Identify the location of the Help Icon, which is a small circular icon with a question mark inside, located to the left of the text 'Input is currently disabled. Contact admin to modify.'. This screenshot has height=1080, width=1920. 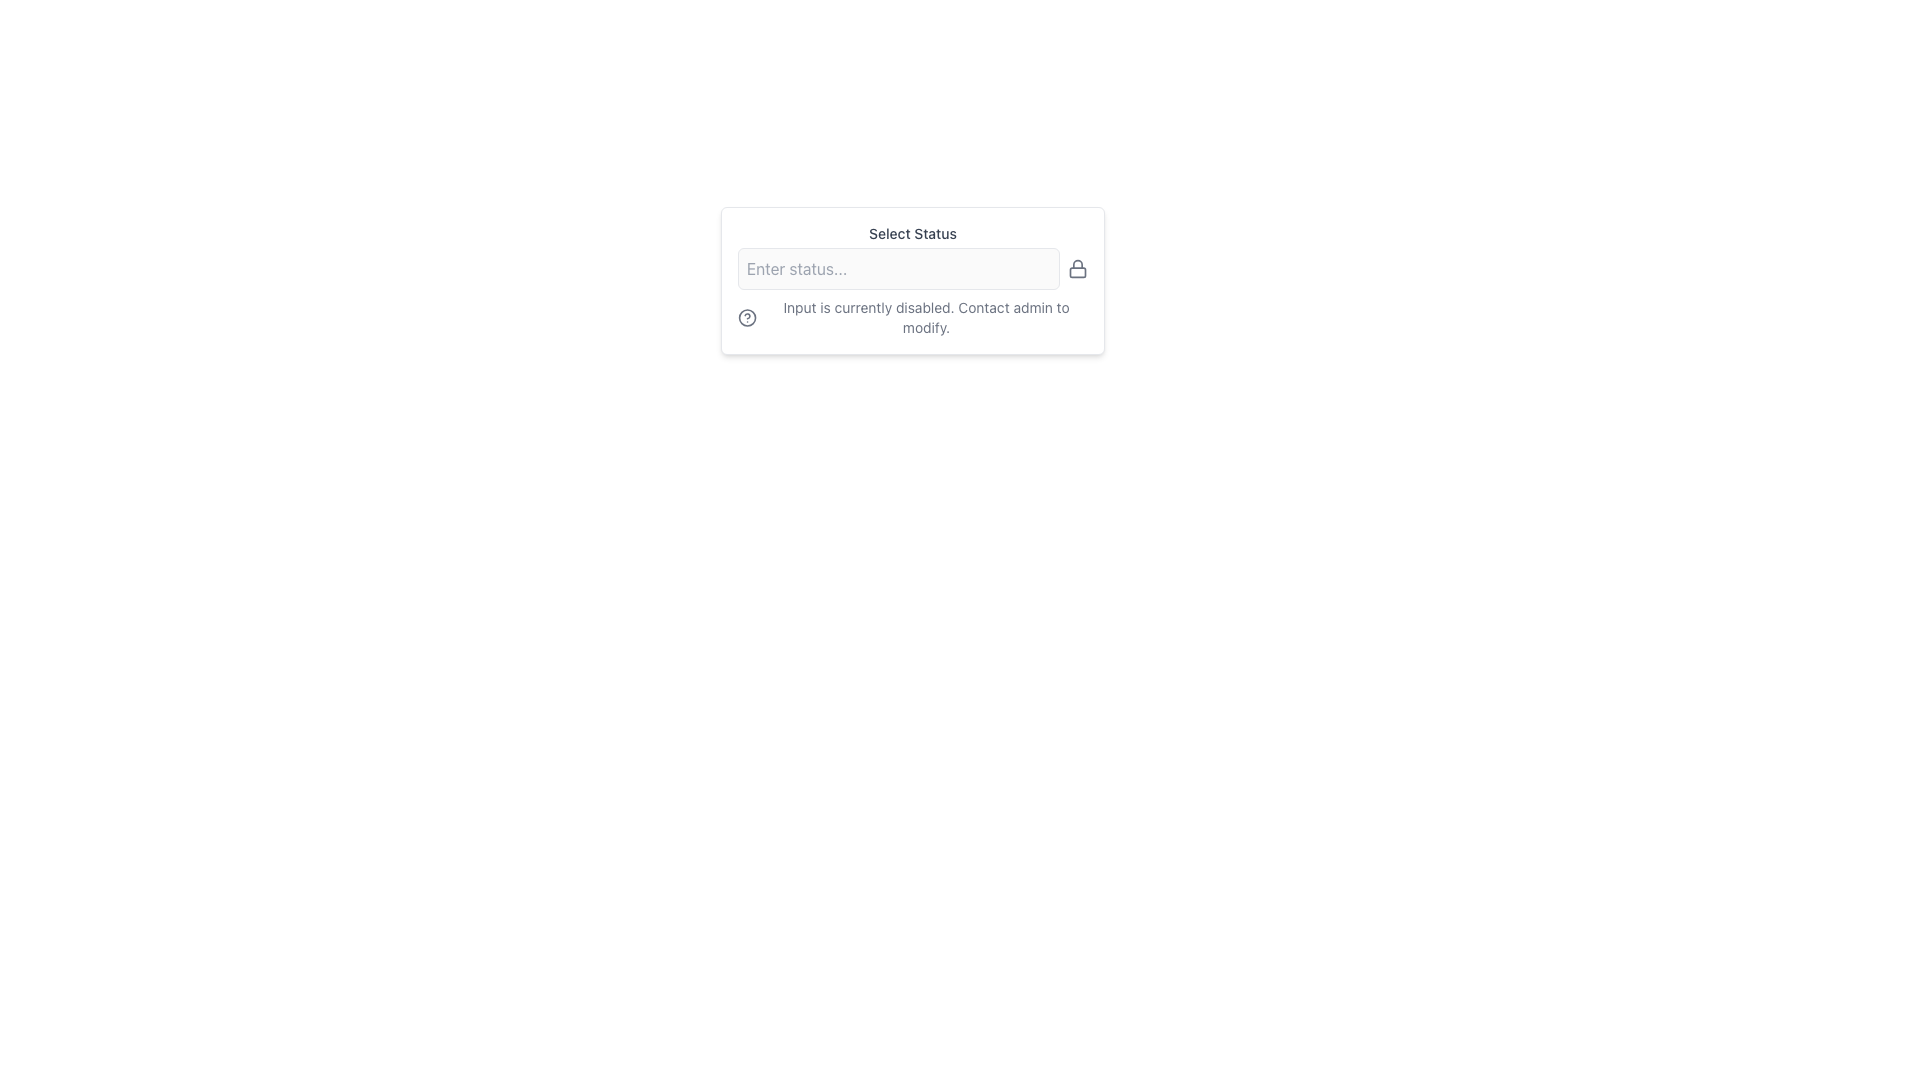
(746, 316).